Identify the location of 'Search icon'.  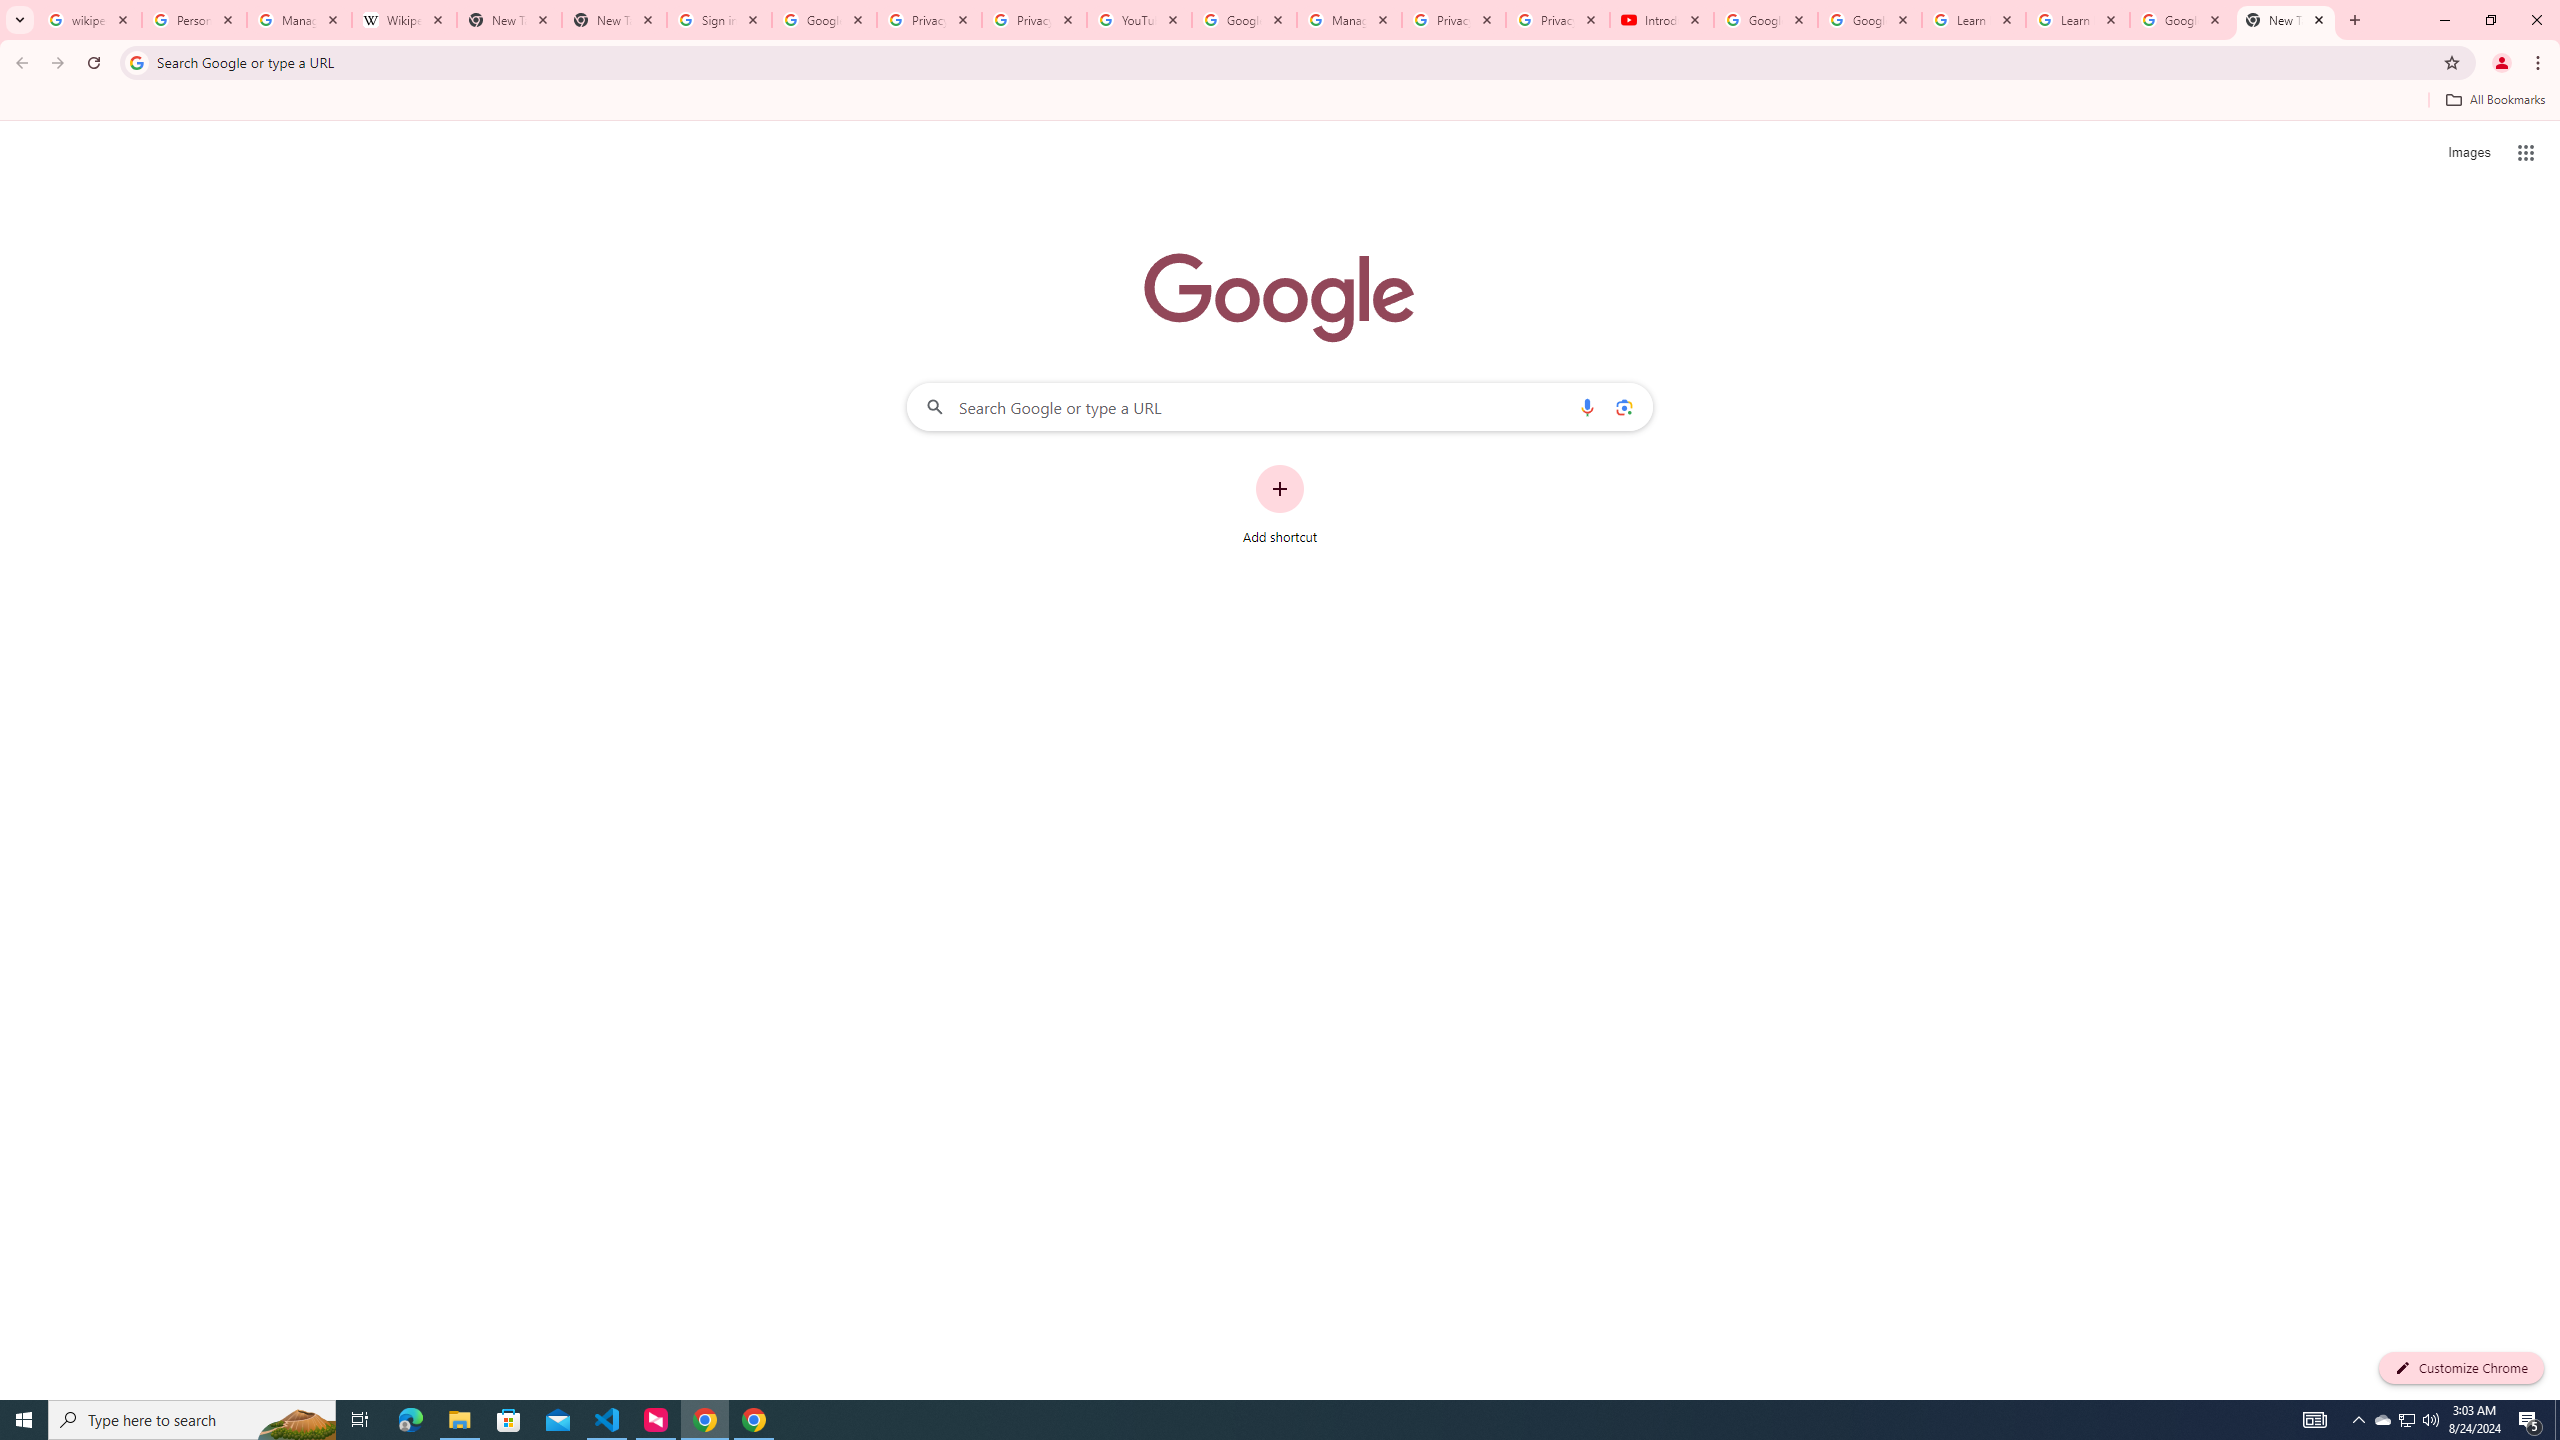
(135, 61).